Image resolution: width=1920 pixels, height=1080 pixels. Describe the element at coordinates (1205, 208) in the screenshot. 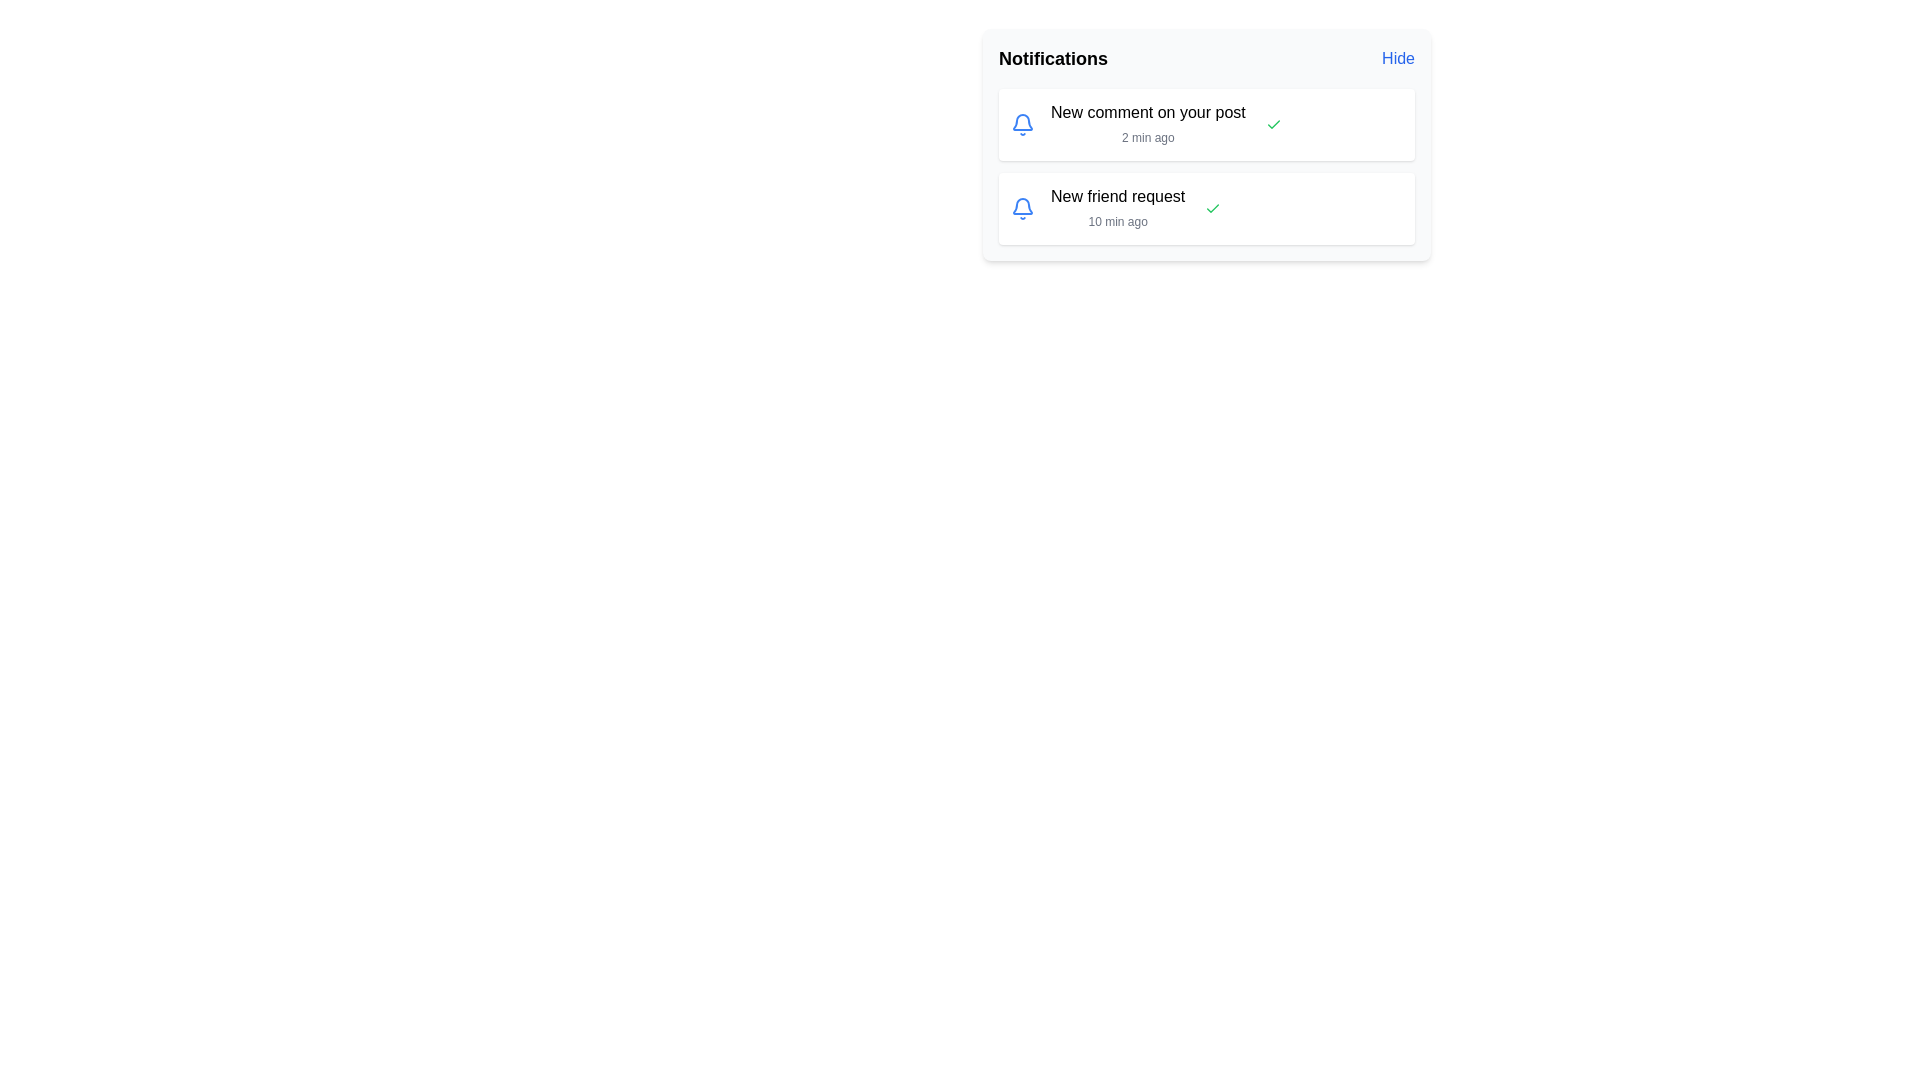

I see `the notification entry indicating a new friend request received 10 minutes ago` at that location.